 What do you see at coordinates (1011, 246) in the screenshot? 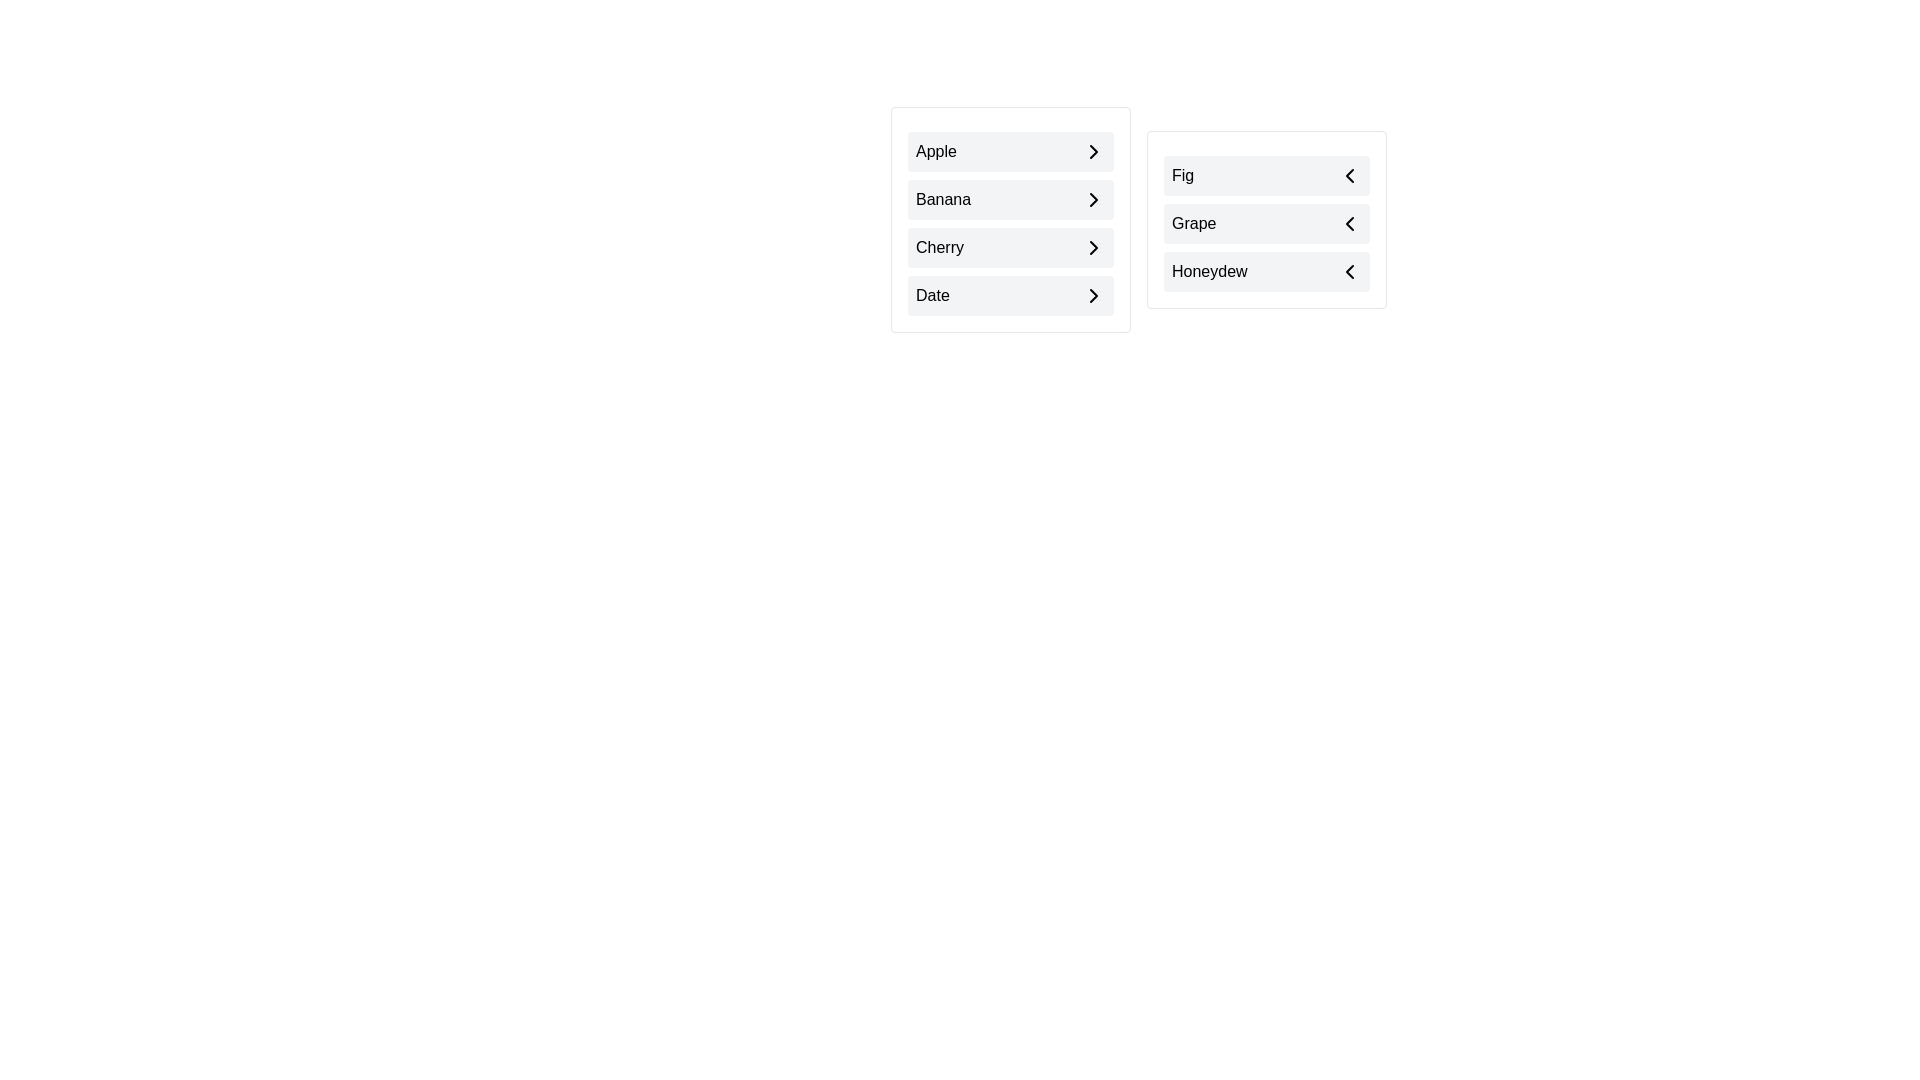
I see `the item Cherry in the list` at bounding box center [1011, 246].